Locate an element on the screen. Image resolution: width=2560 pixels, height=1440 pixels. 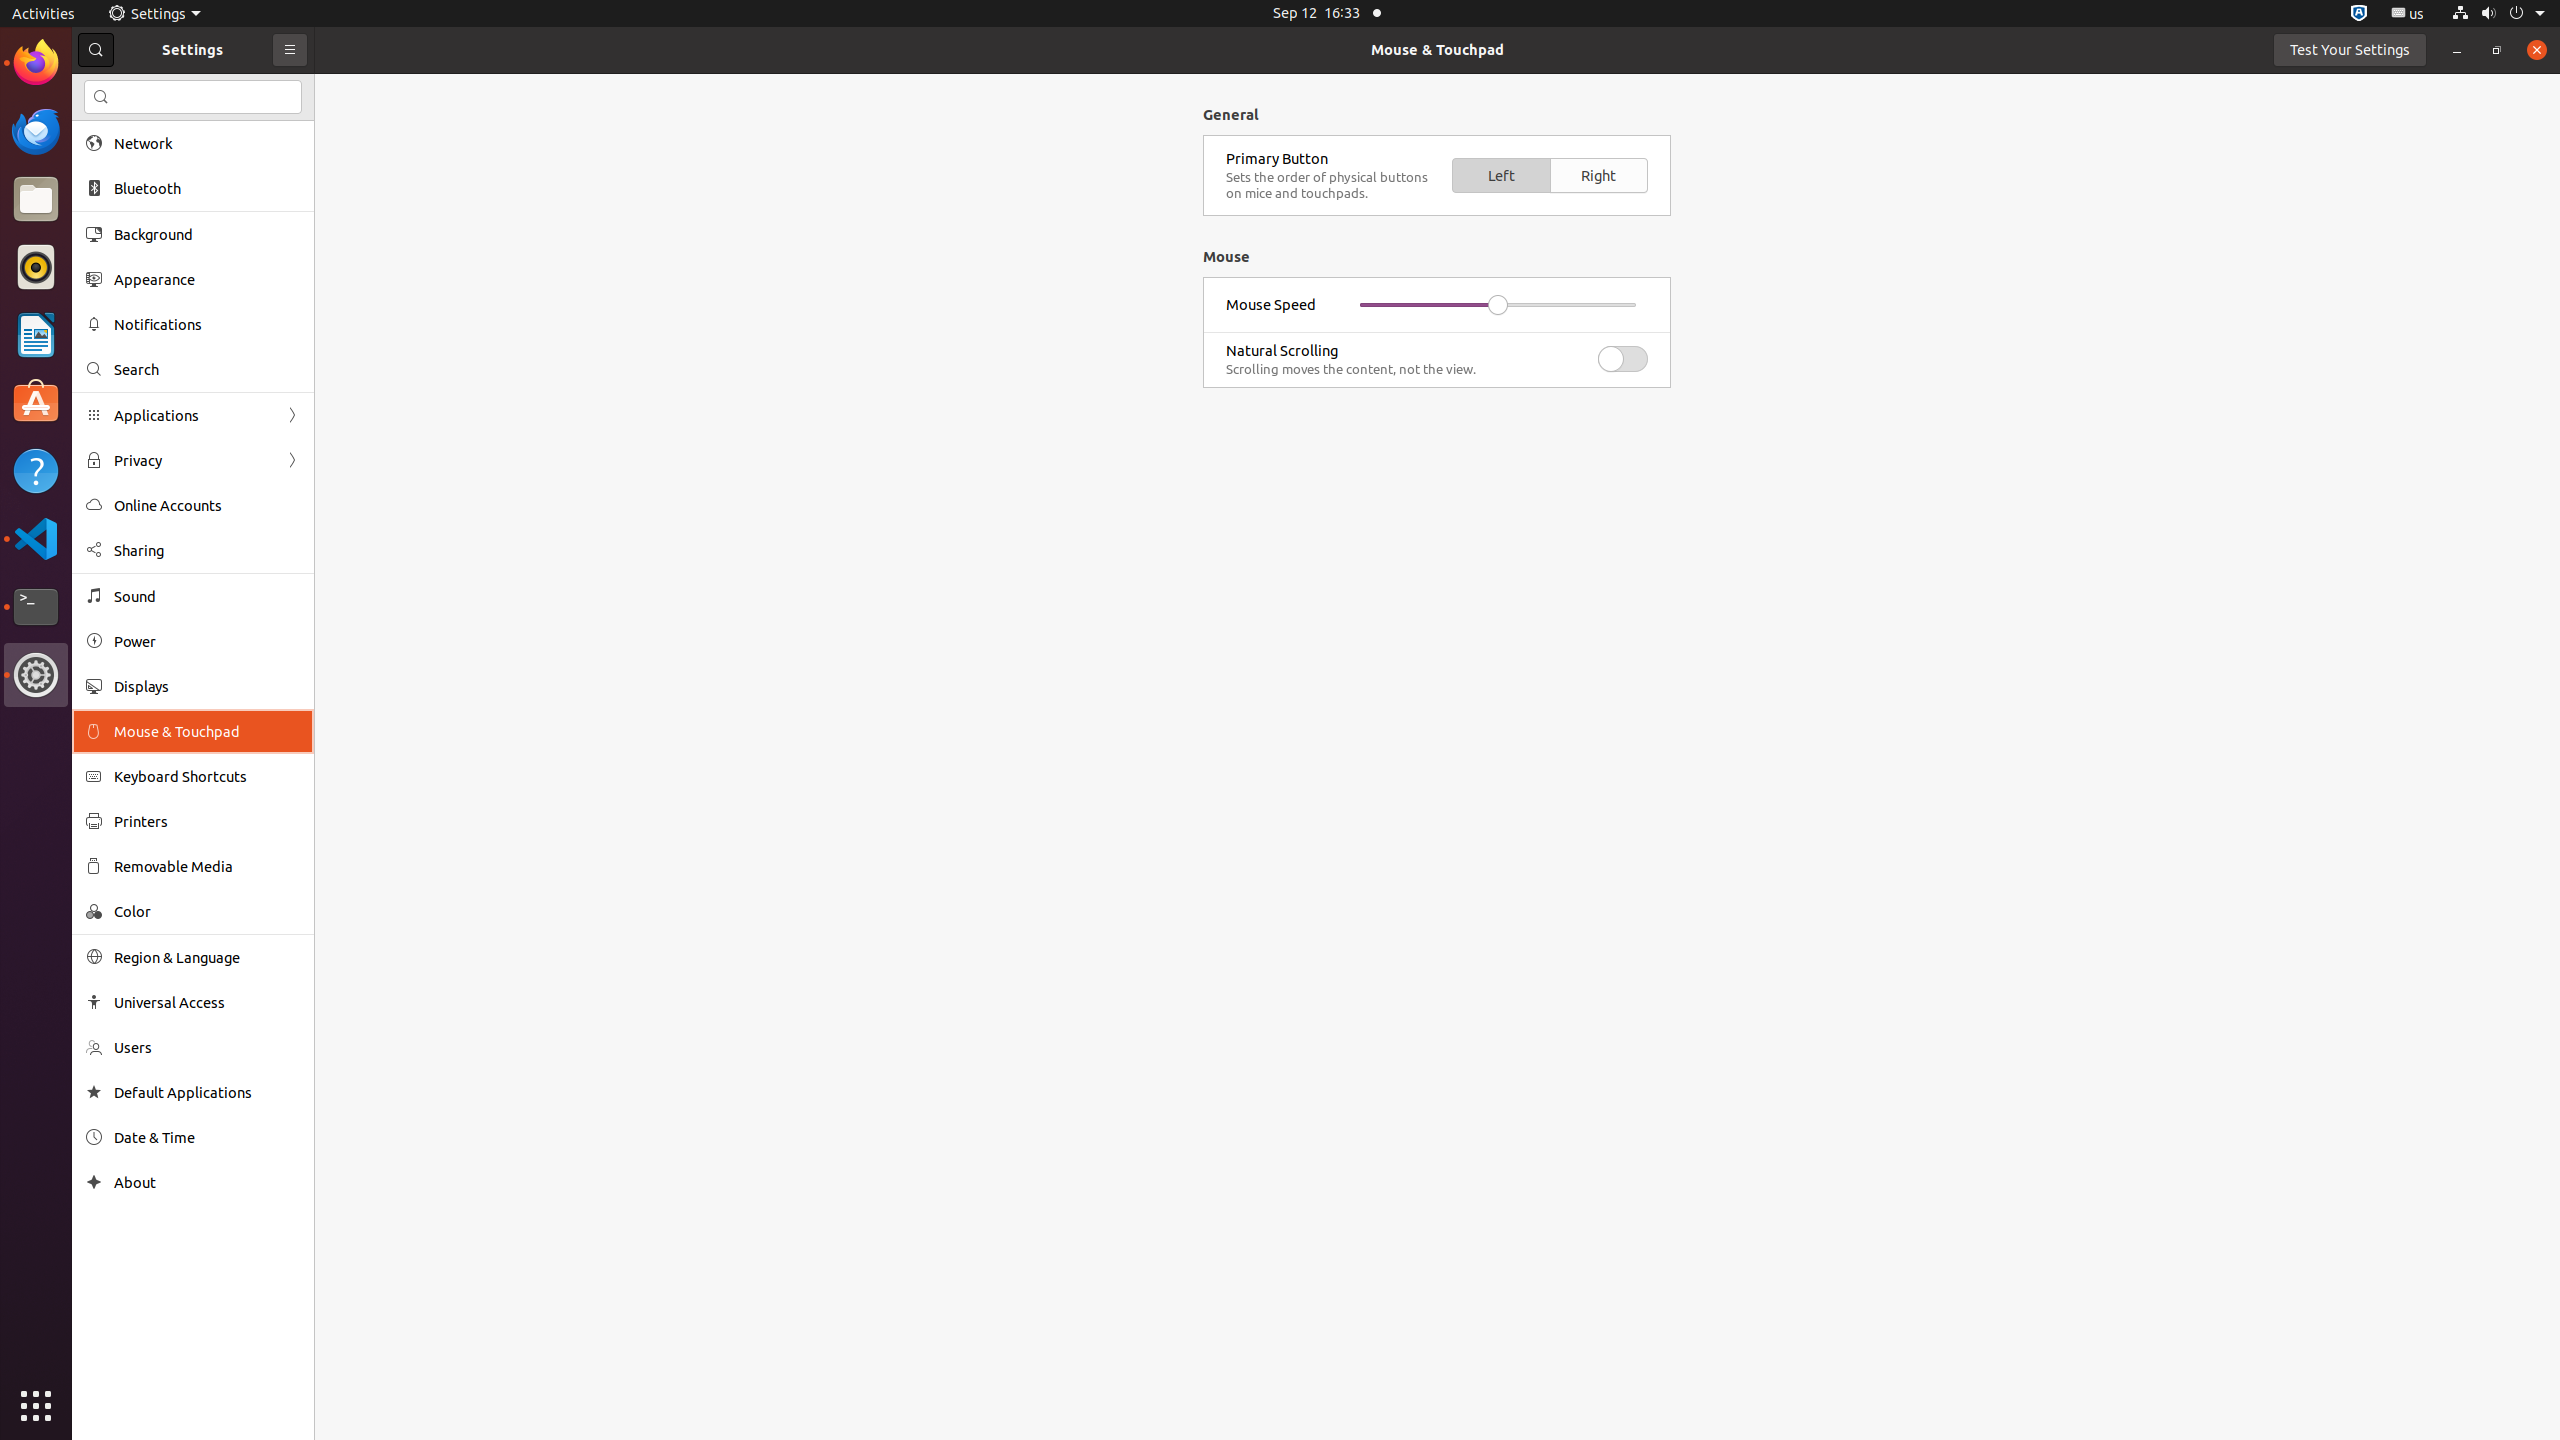
'Primary Menu' is located at coordinates (289, 49).